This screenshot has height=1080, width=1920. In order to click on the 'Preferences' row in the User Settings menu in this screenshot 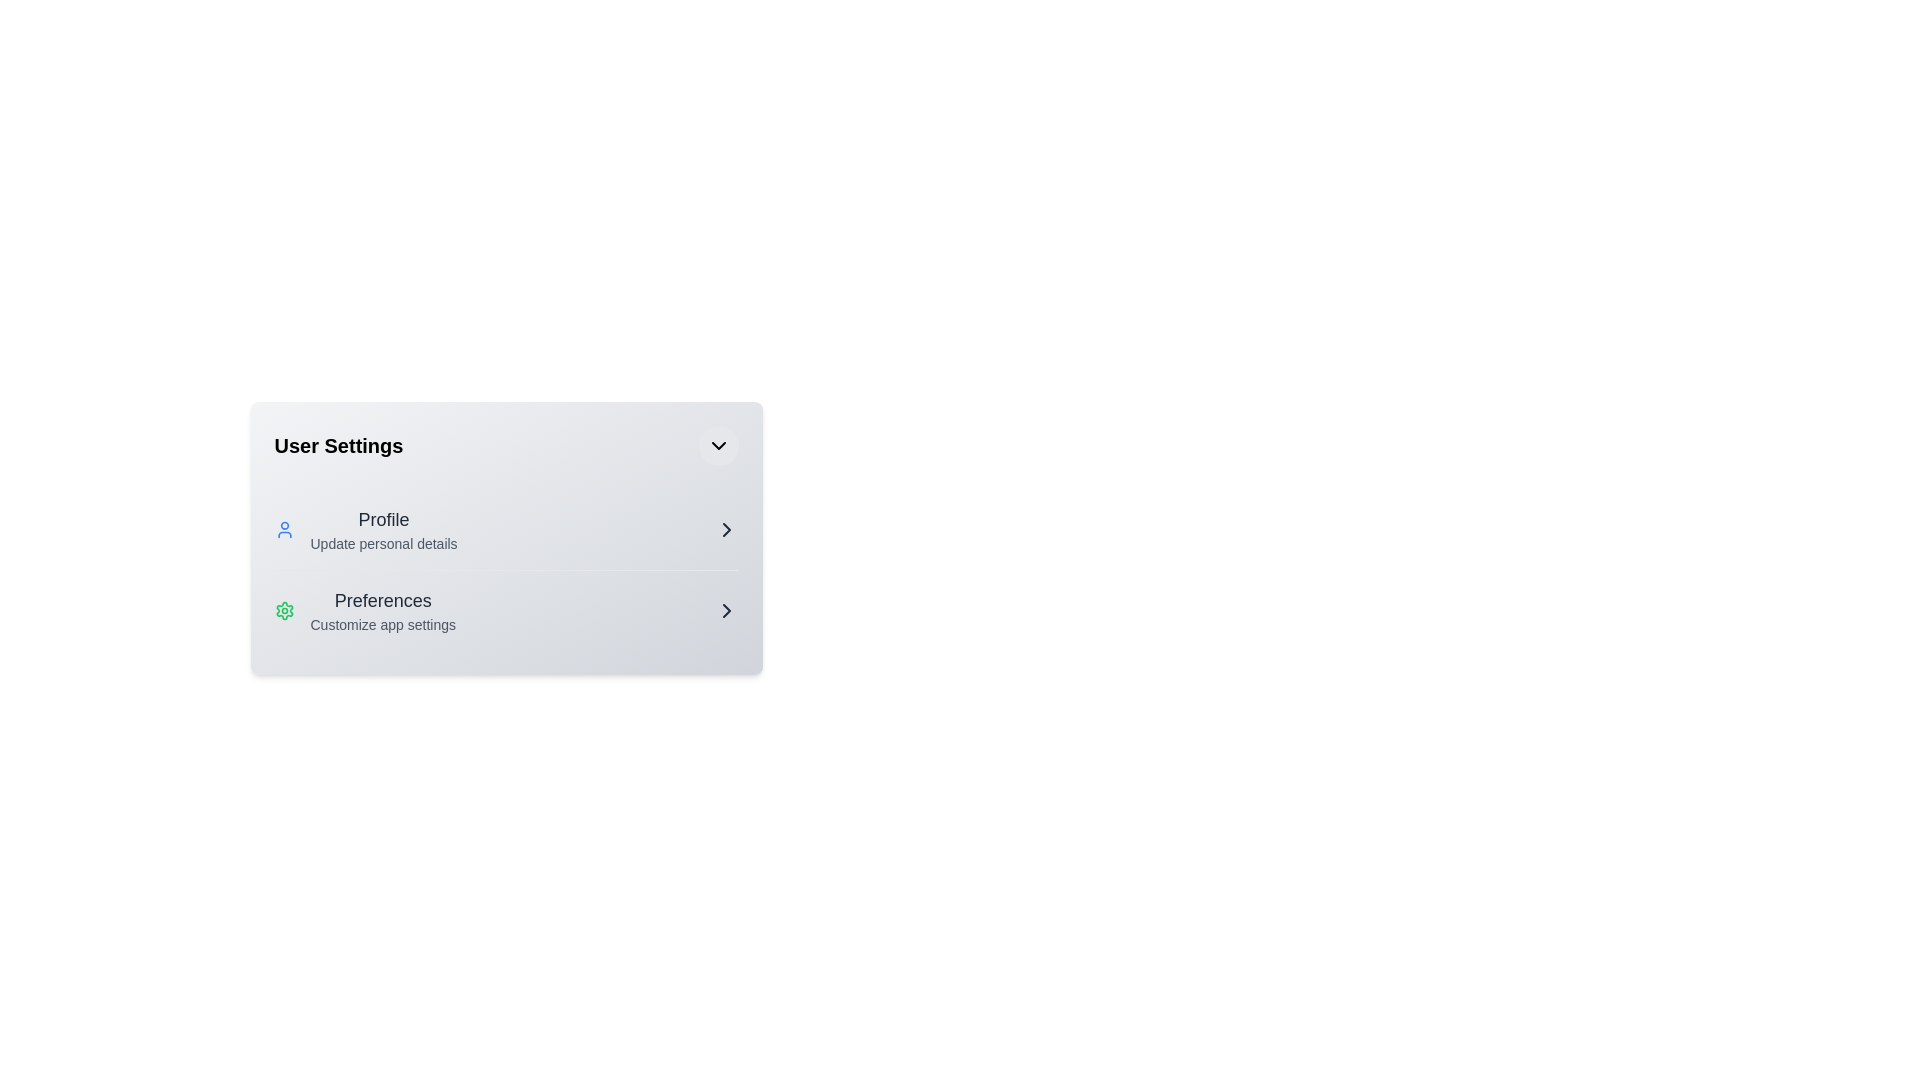, I will do `click(506, 570)`.